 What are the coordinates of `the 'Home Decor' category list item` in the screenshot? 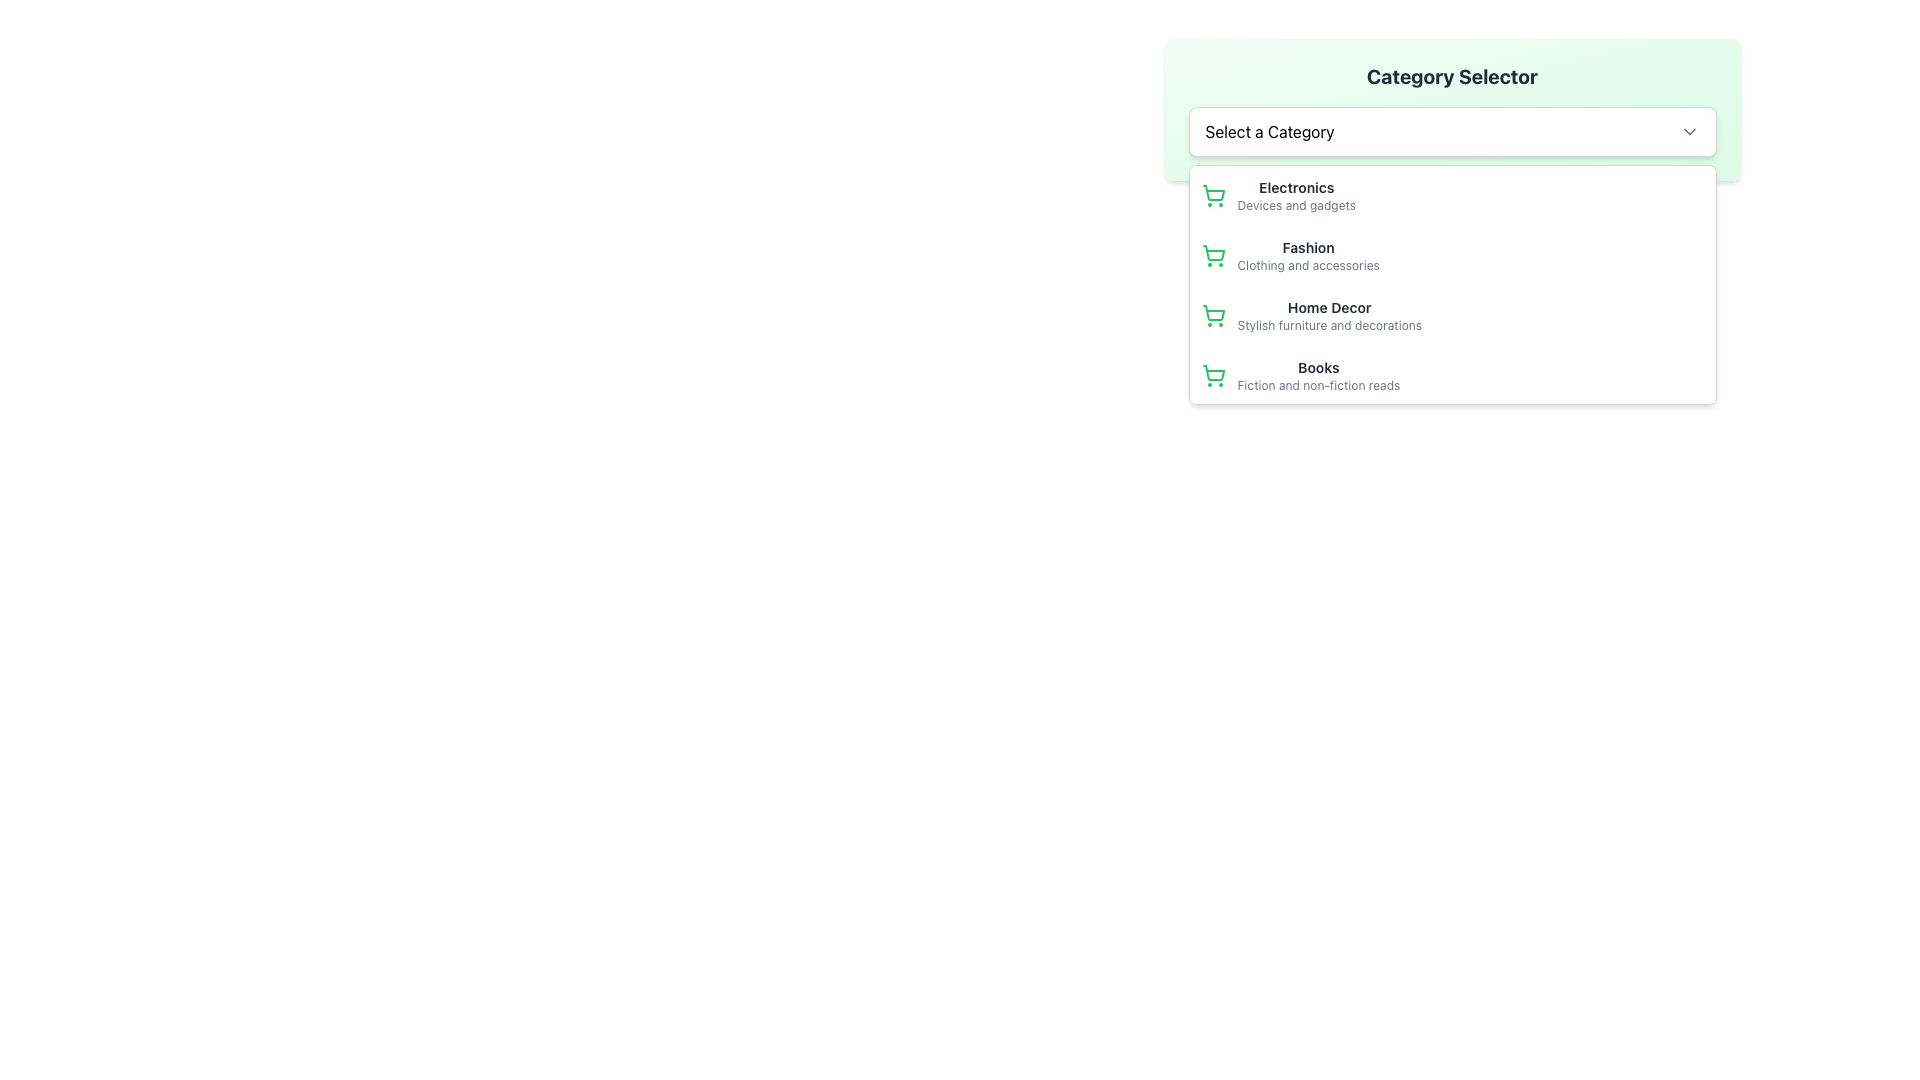 It's located at (1329, 315).